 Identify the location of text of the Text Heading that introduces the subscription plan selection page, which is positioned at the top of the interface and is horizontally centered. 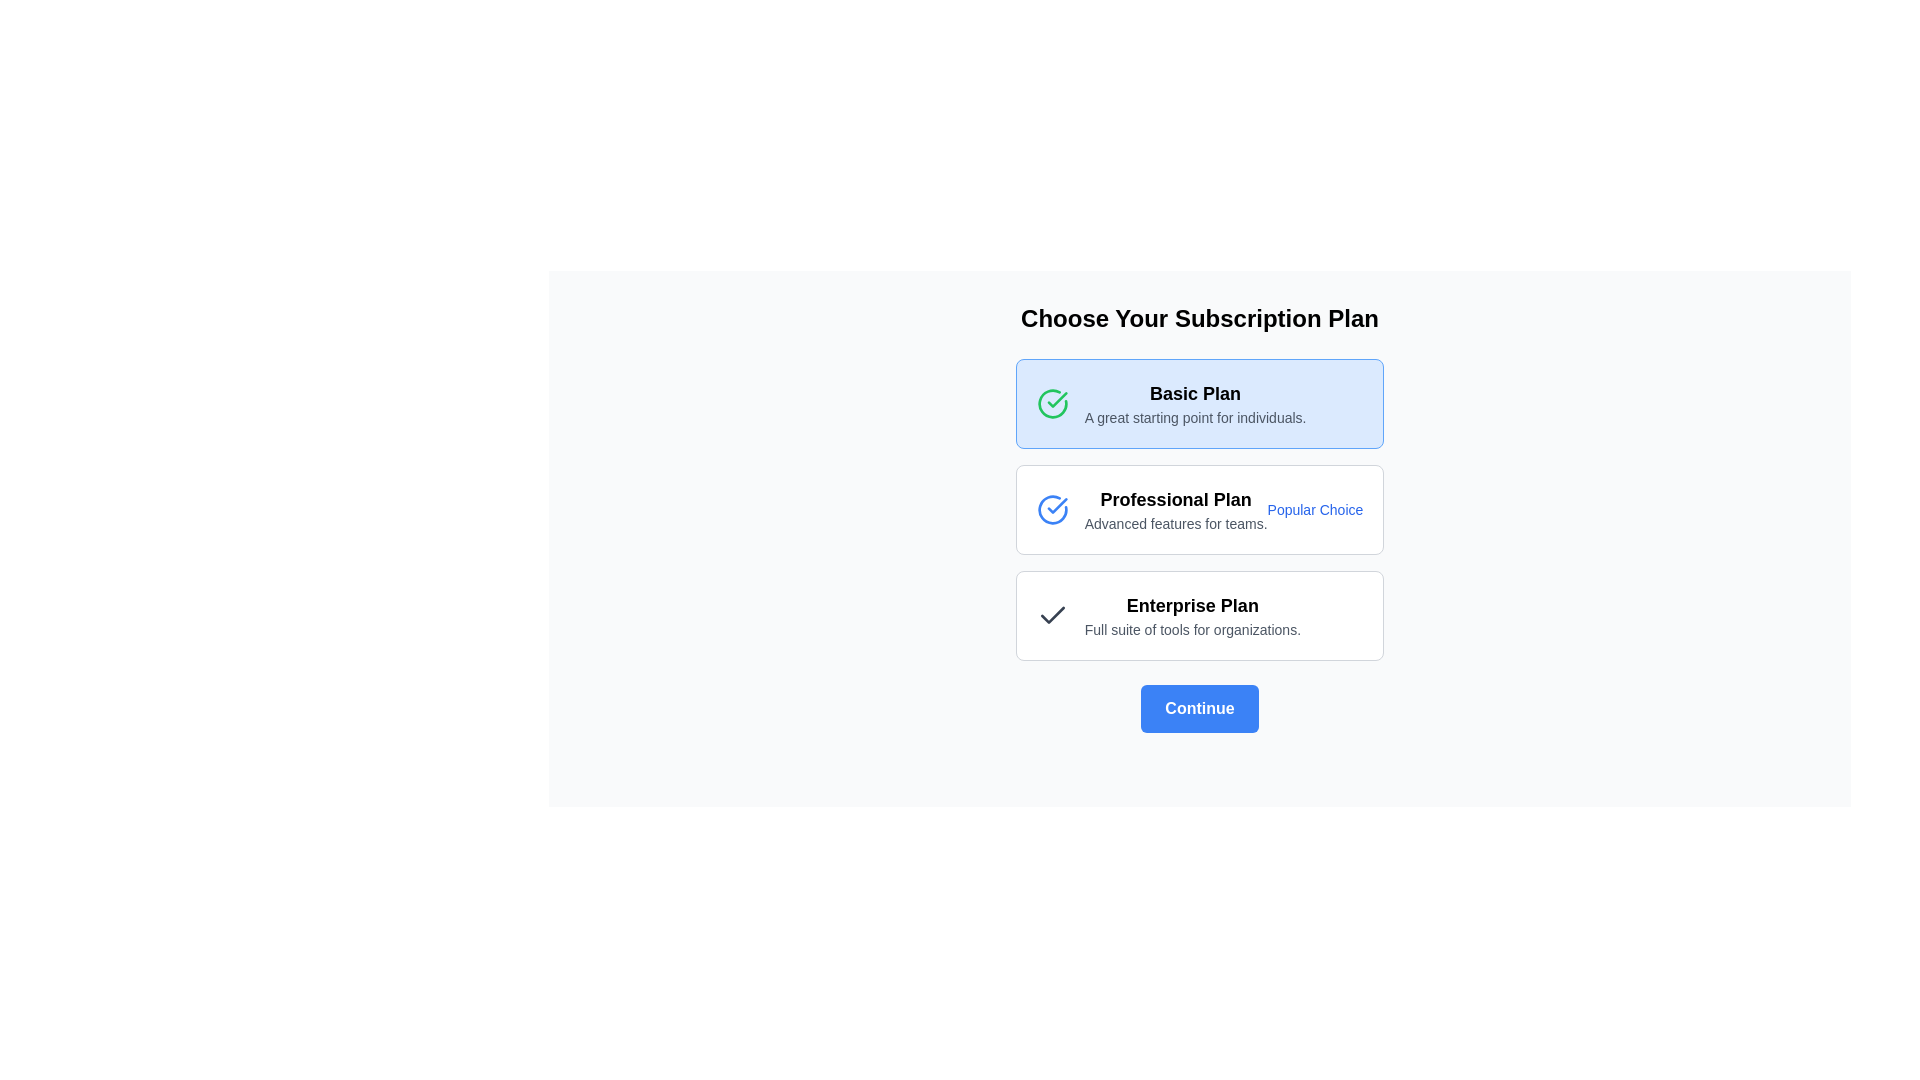
(1200, 318).